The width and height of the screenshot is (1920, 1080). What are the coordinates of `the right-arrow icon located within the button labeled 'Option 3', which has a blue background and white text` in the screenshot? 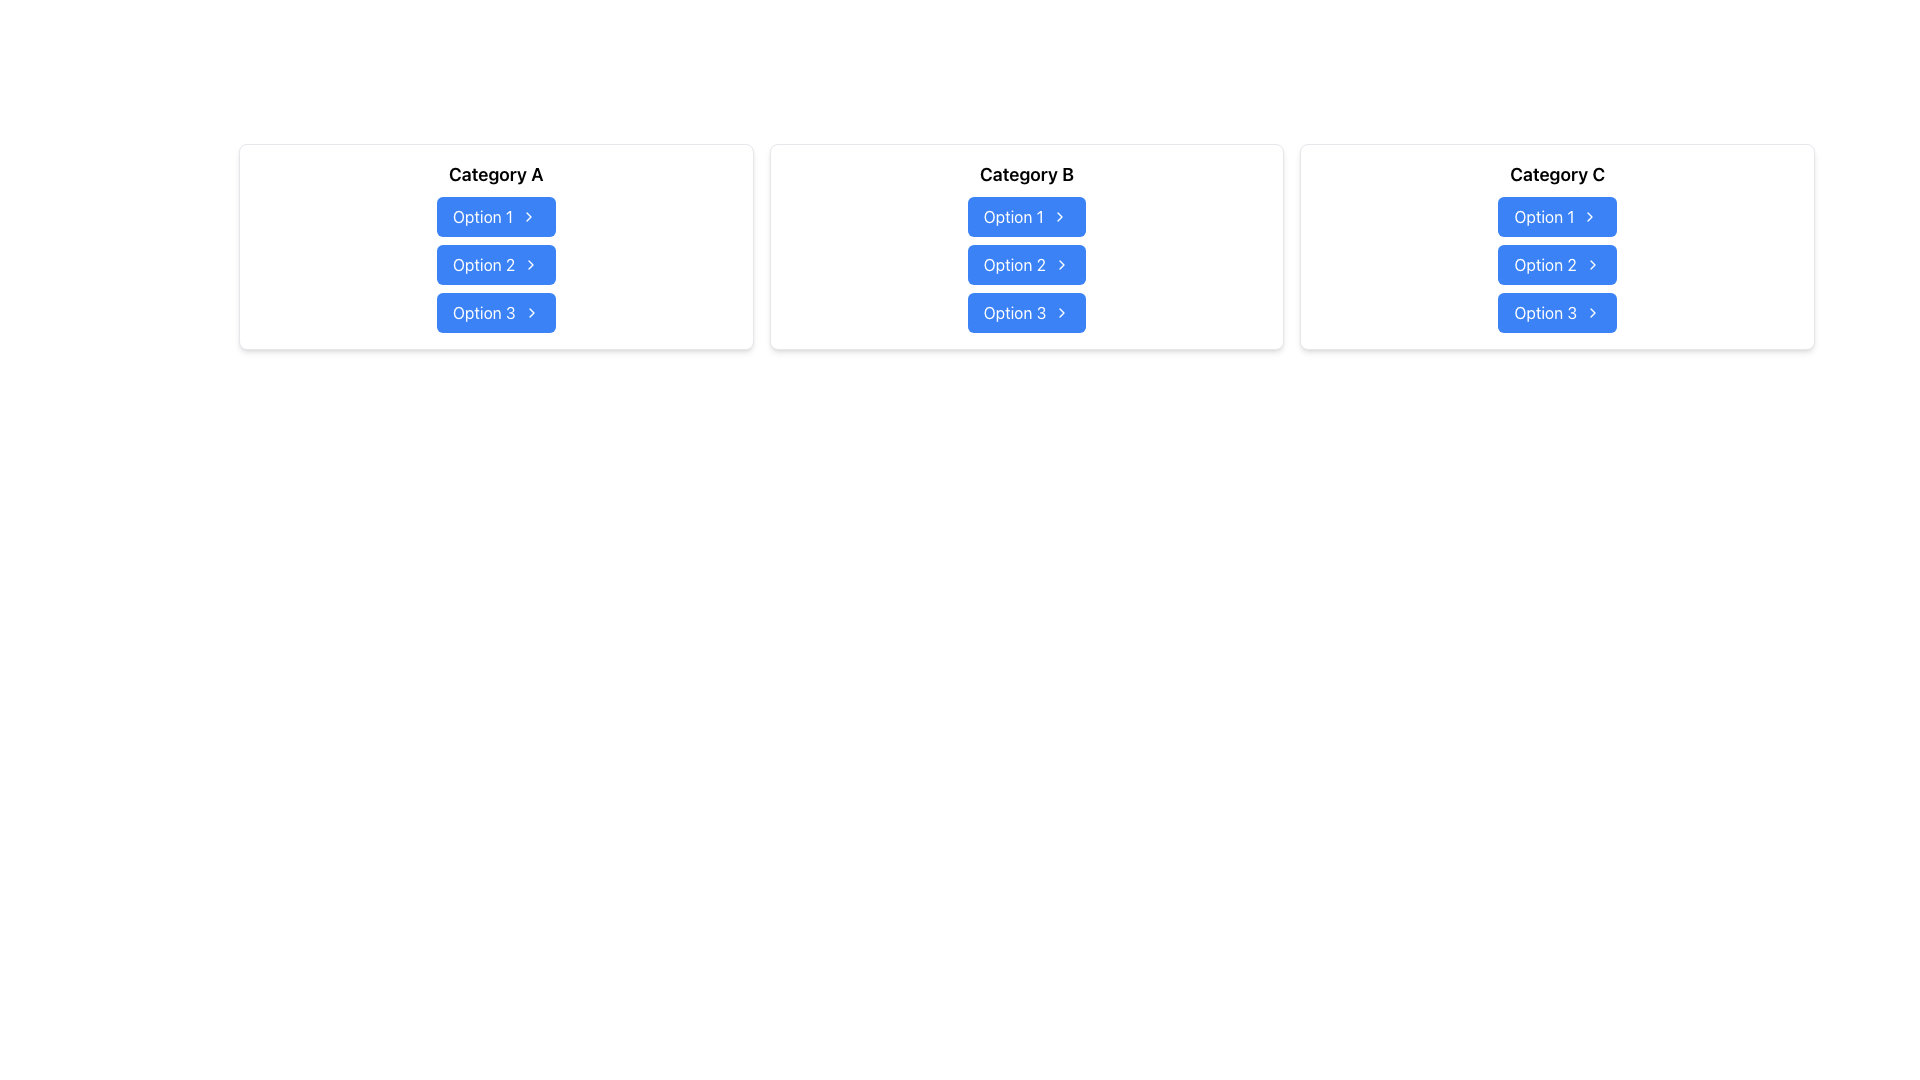 It's located at (1061, 312).